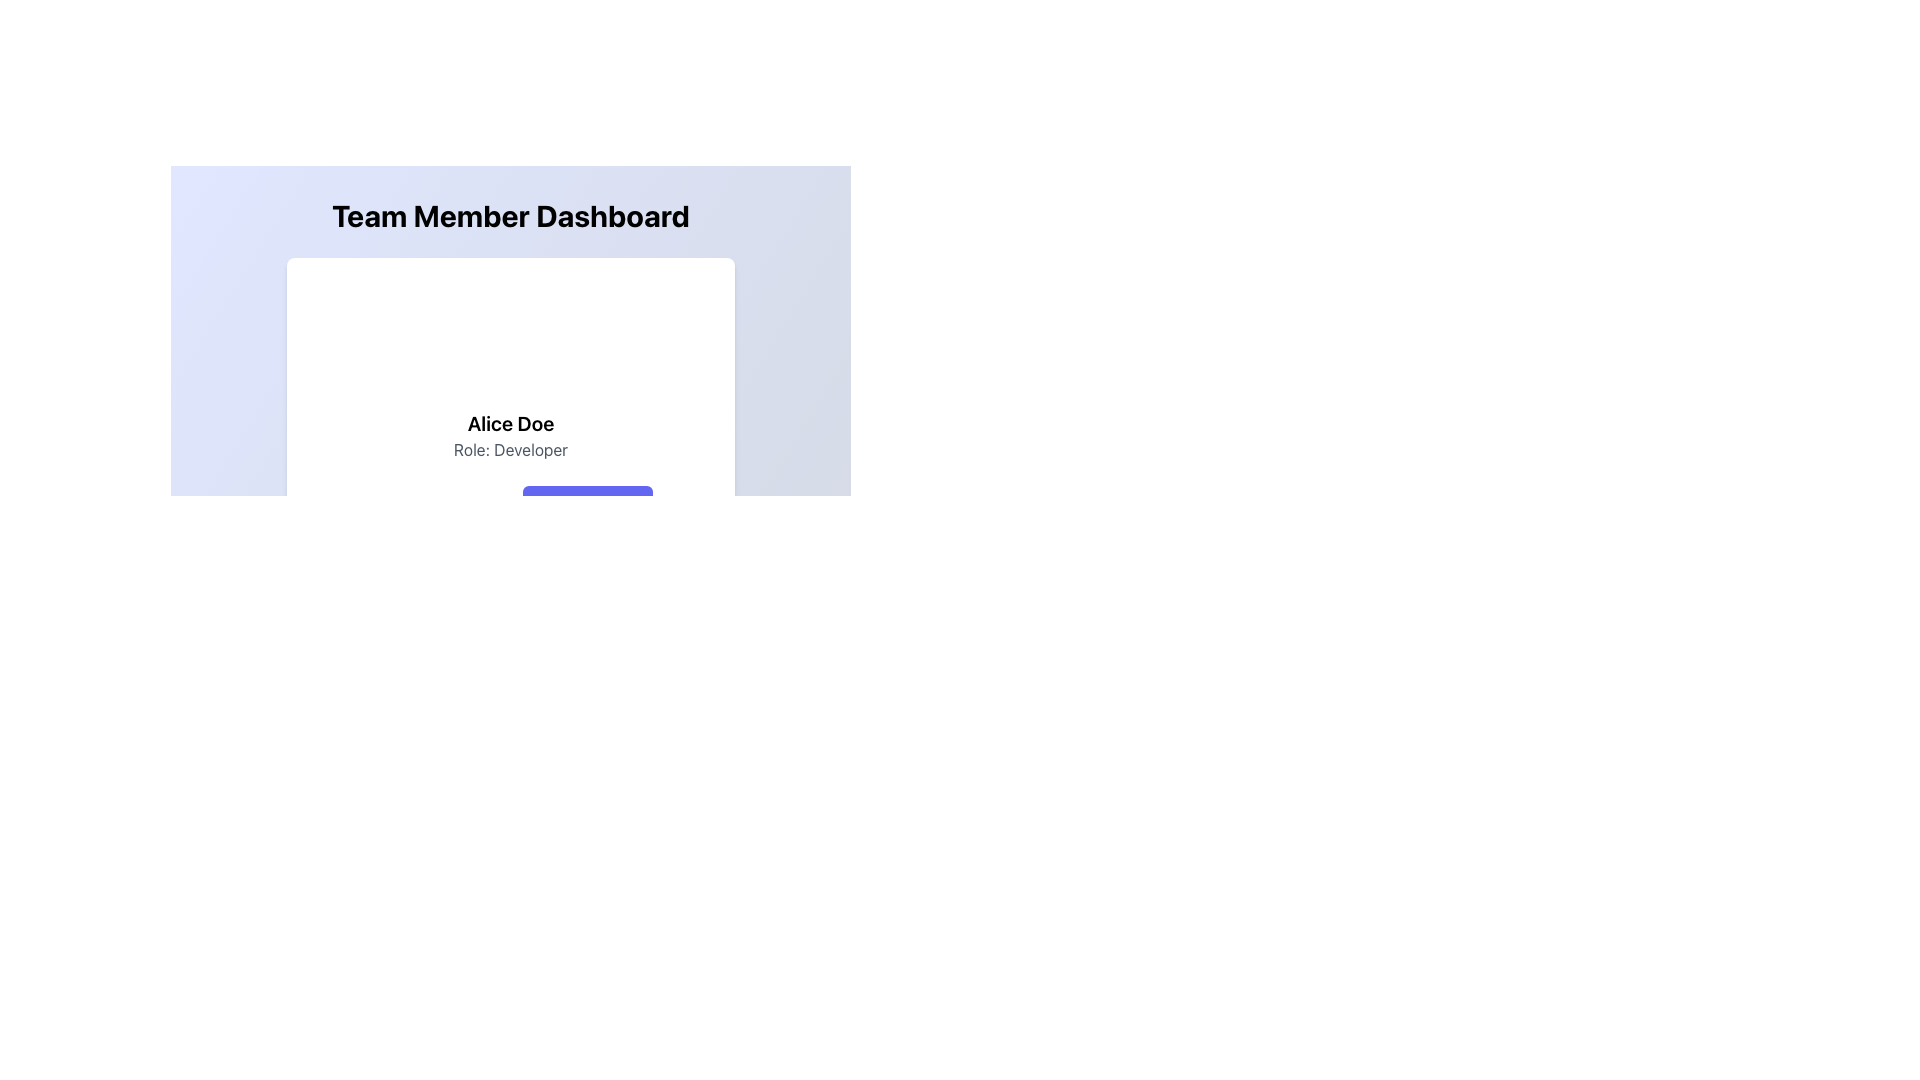 The image size is (1920, 1080). I want to click on main header text located at the upper part of the interface, which serves as the title and identifies the context of the displayed interface, so click(510, 216).